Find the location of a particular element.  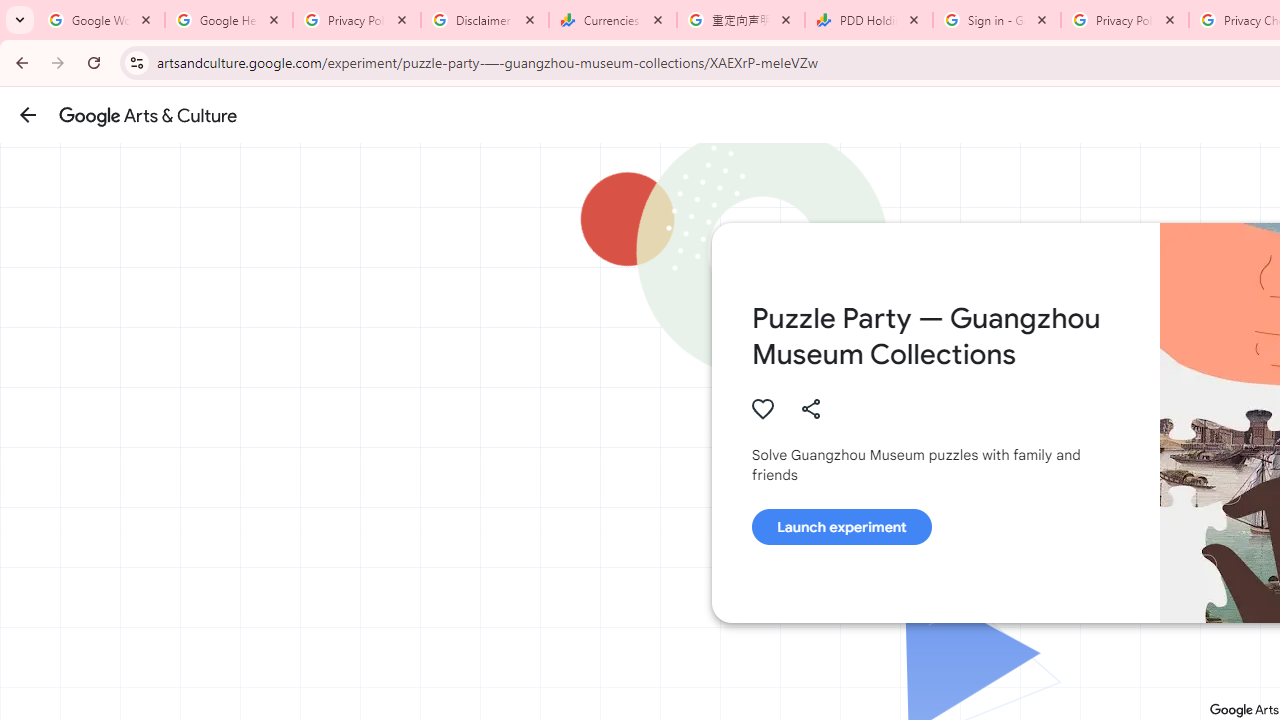

'Launch experiment' is located at coordinates (841, 526).